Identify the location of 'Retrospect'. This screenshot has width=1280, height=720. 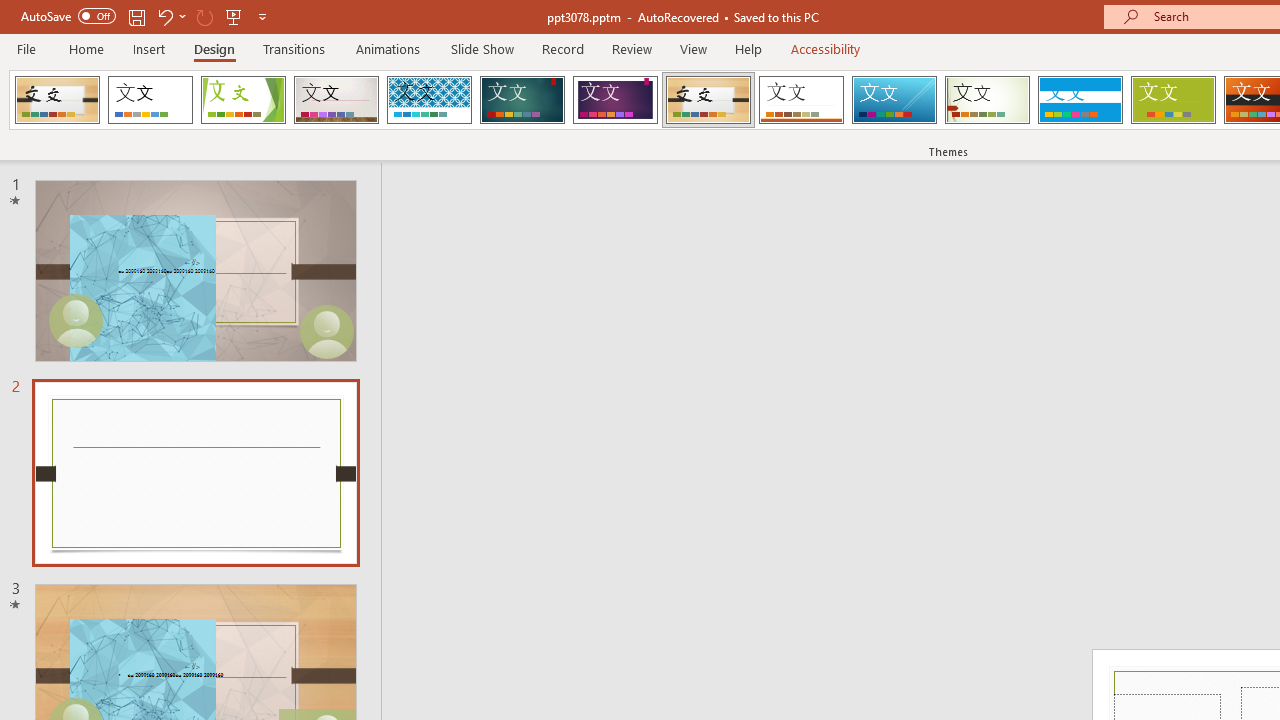
(801, 100).